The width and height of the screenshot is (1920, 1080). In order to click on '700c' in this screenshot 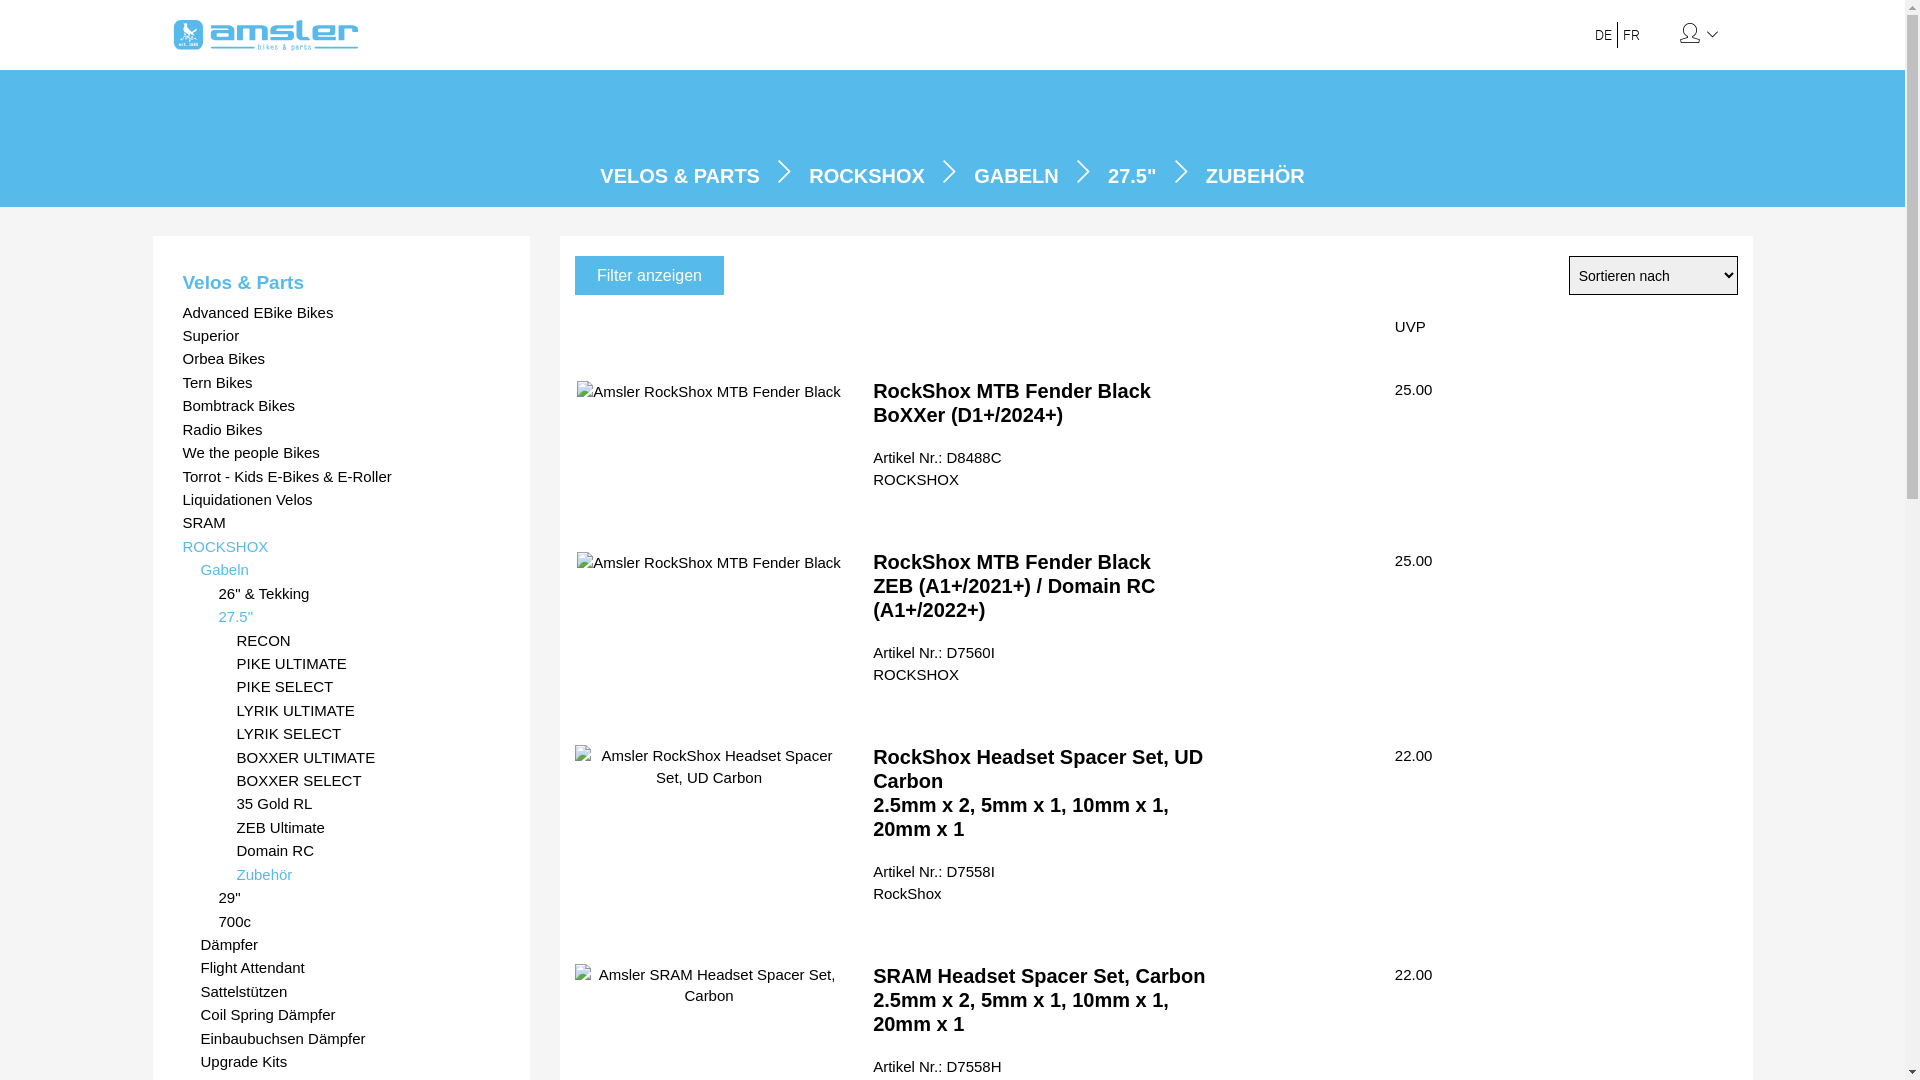, I will do `click(359, 921)`.